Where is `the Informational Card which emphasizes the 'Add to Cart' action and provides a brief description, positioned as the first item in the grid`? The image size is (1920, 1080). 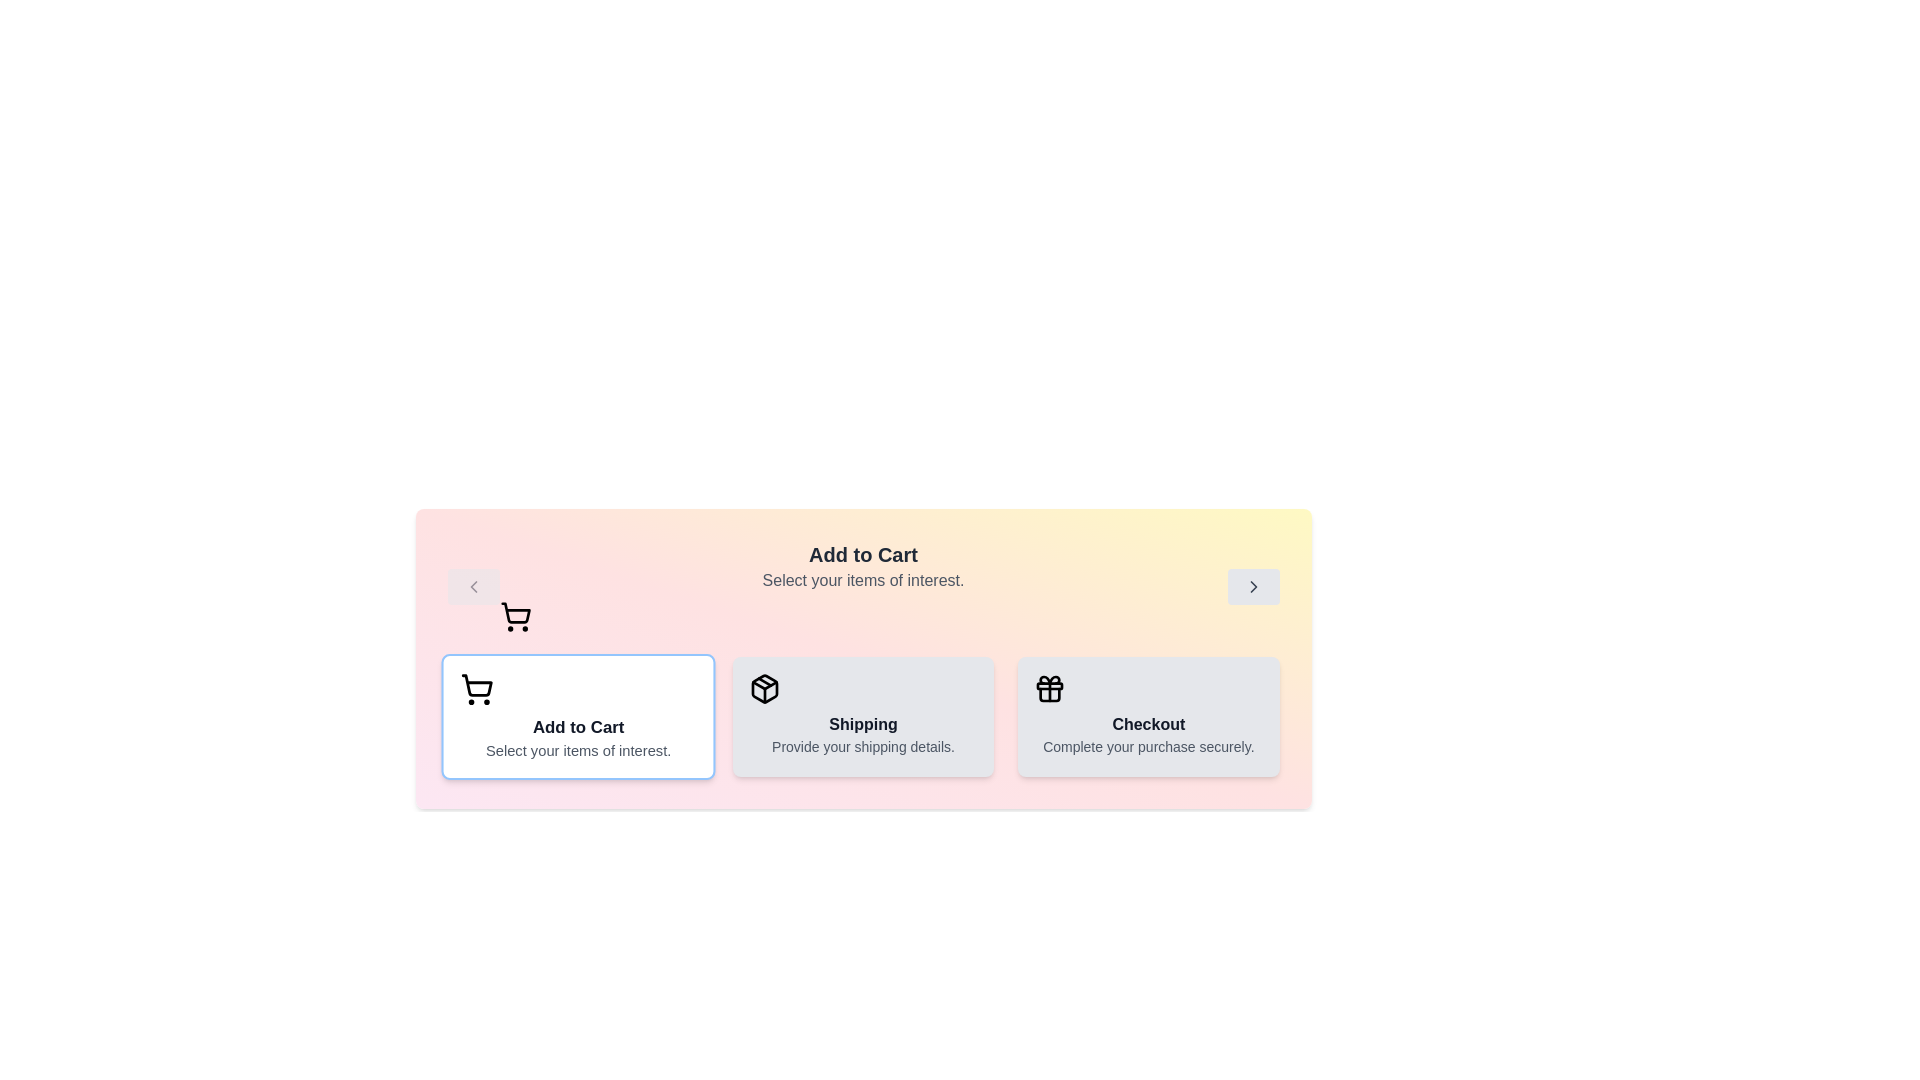 the Informational Card which emphasizes the 'Add to Cart' action and provides a brief description, positioned as the first item in the grid is located at coordinates (577, 716).